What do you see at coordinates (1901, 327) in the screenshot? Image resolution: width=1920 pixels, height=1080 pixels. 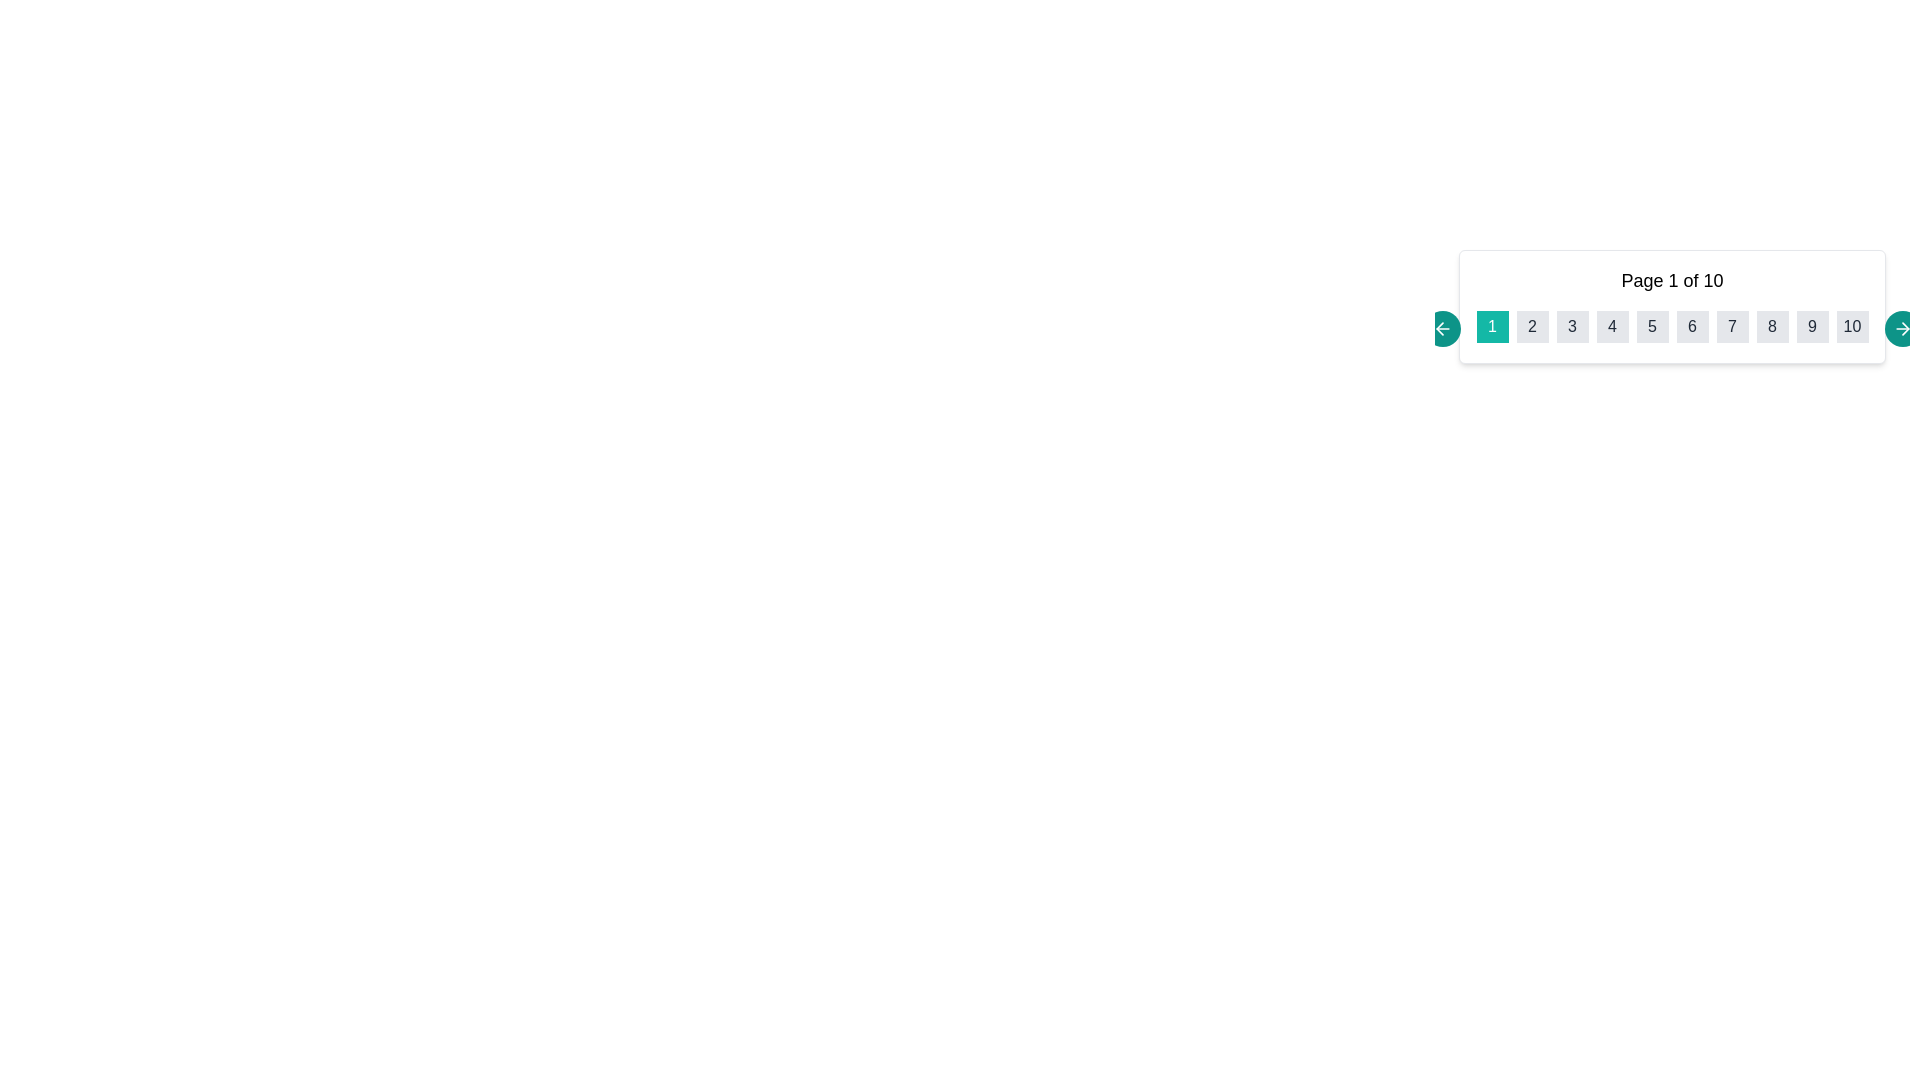 I see `the 'Next page' button, which is a circular button located at the rightmost end of the pagination control` at bounding box center [1901, 327].